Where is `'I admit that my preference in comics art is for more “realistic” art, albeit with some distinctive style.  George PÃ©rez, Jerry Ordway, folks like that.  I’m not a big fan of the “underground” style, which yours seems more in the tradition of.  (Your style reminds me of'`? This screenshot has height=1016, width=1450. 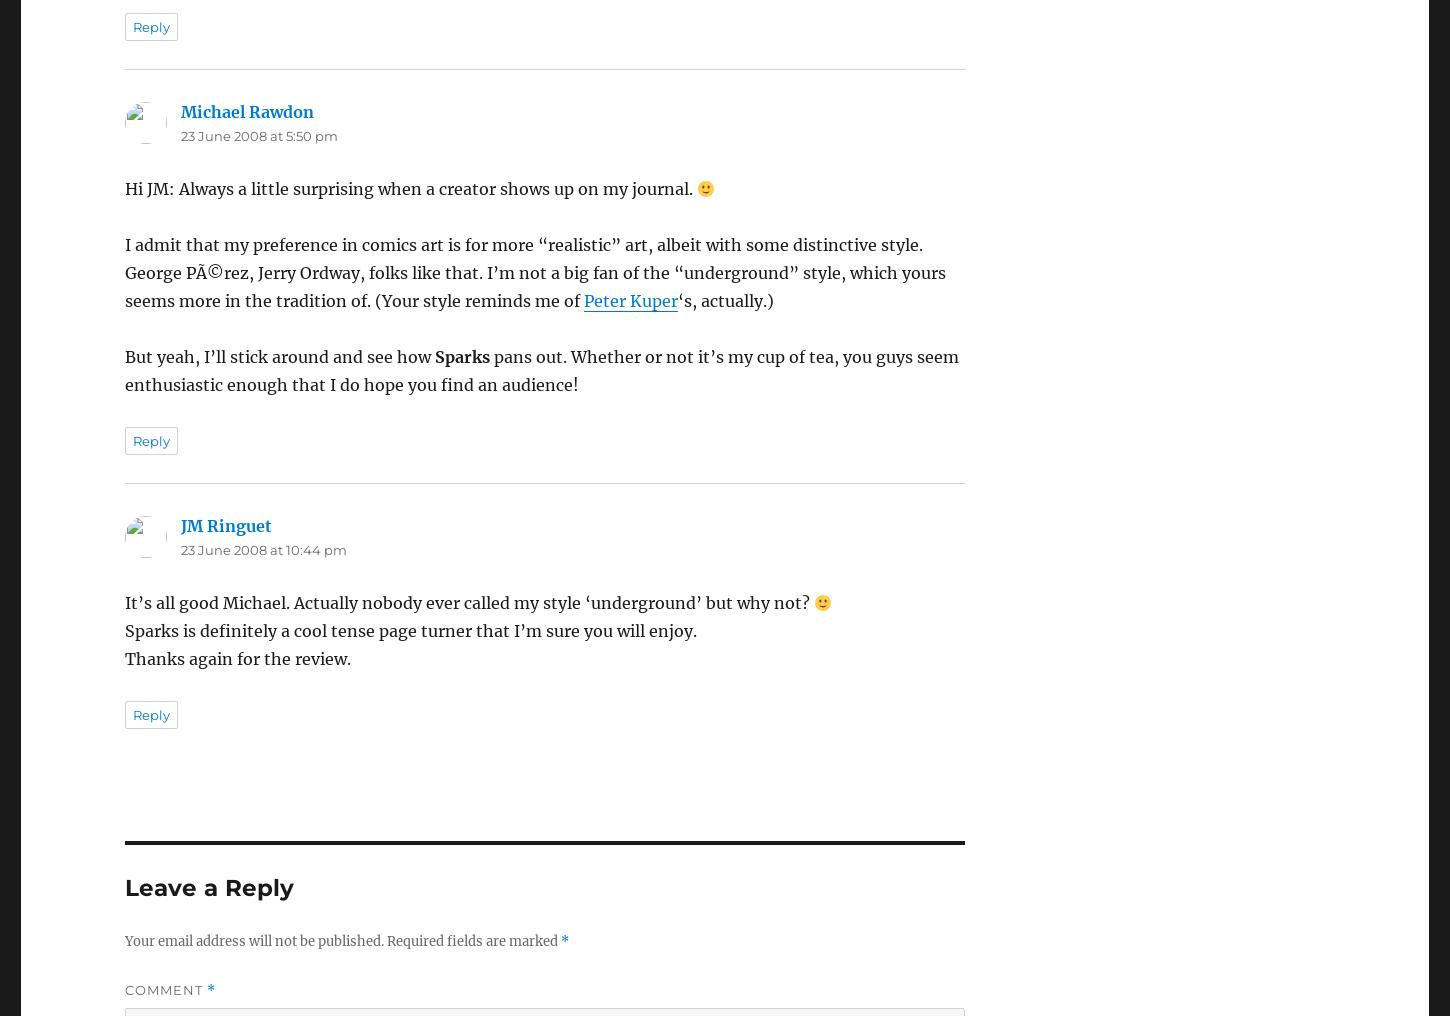 'I admit that my preference in comics art is for more “realistic” art, albeit with some distinctive style.  George PÃ©rez, Jerry Ordway, folks like that.  I’m not a big fan of the “underground” style, which yours seems more in the tradition of.  (Your style reminds me of' is located at coordinates (123, 271).